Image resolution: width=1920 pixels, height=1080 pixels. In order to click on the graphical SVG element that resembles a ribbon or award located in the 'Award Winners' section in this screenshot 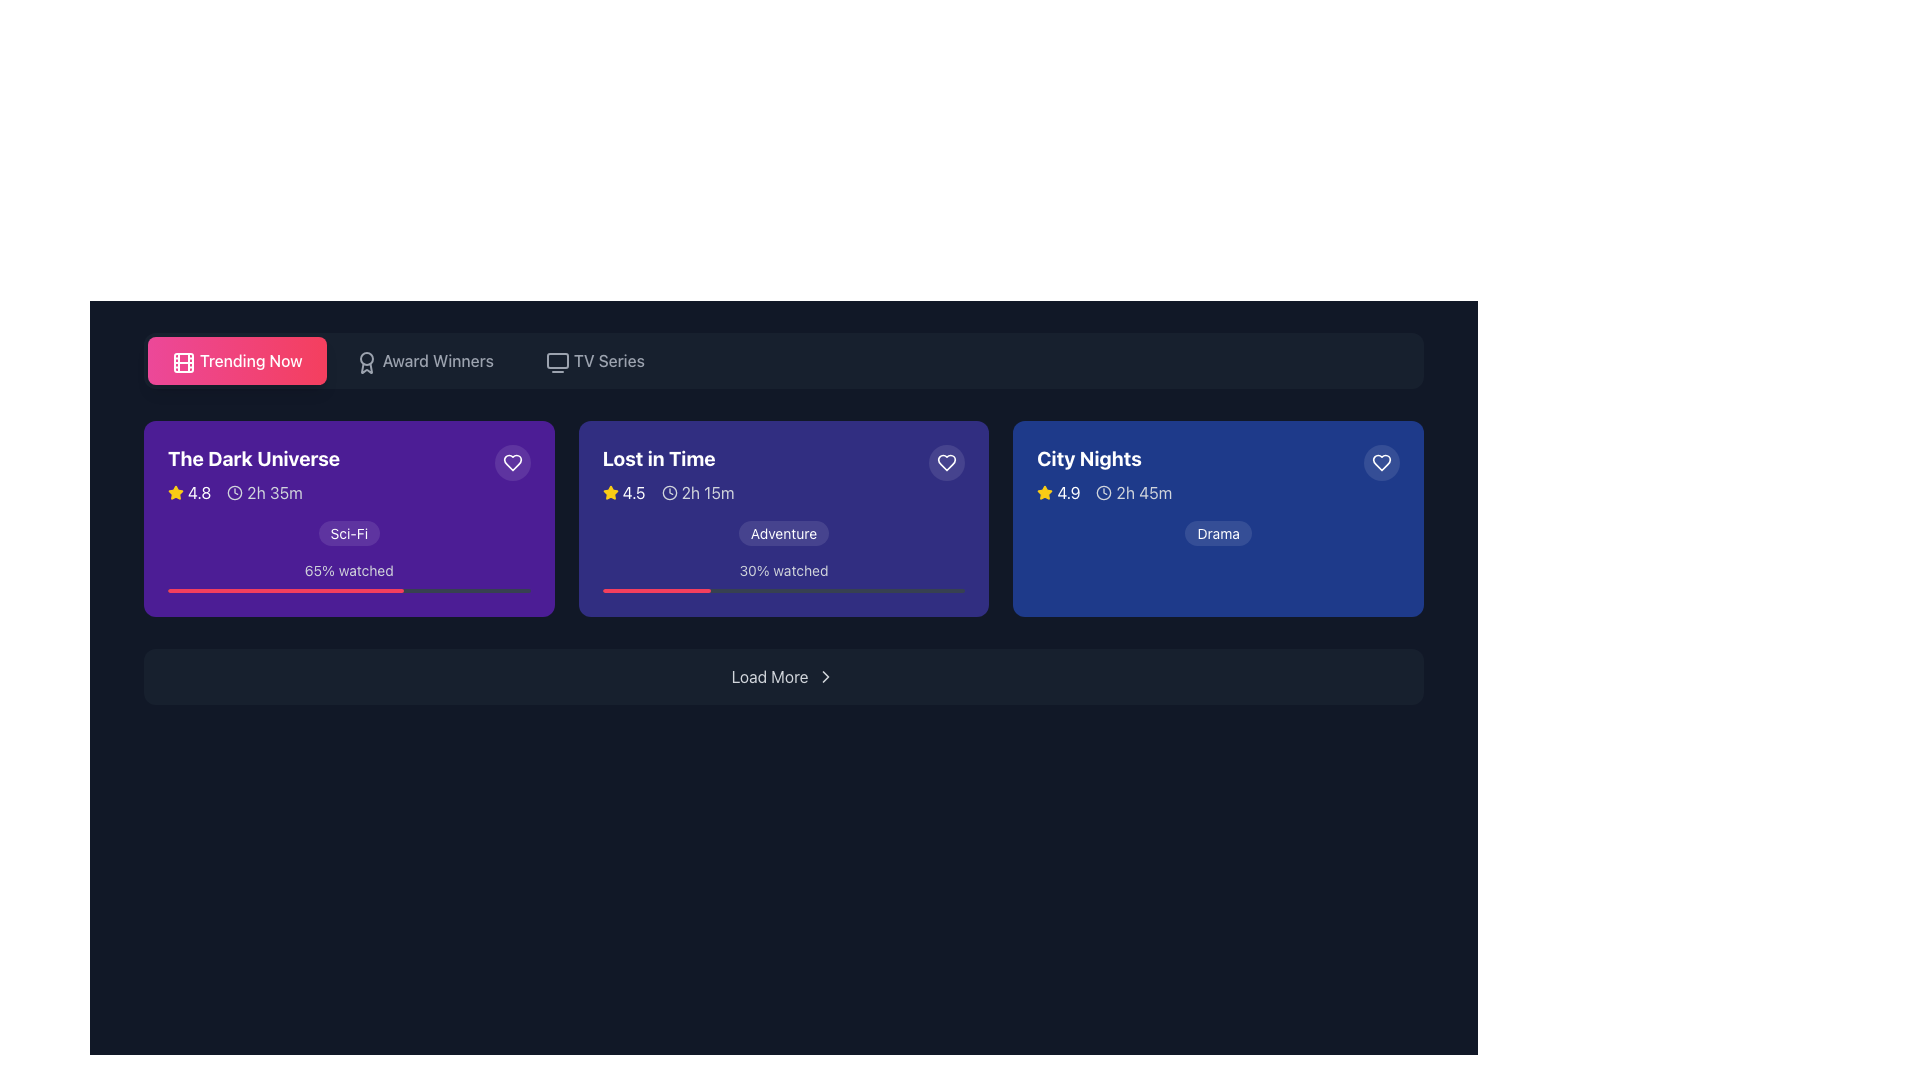, I will do `click(366, 368)`.